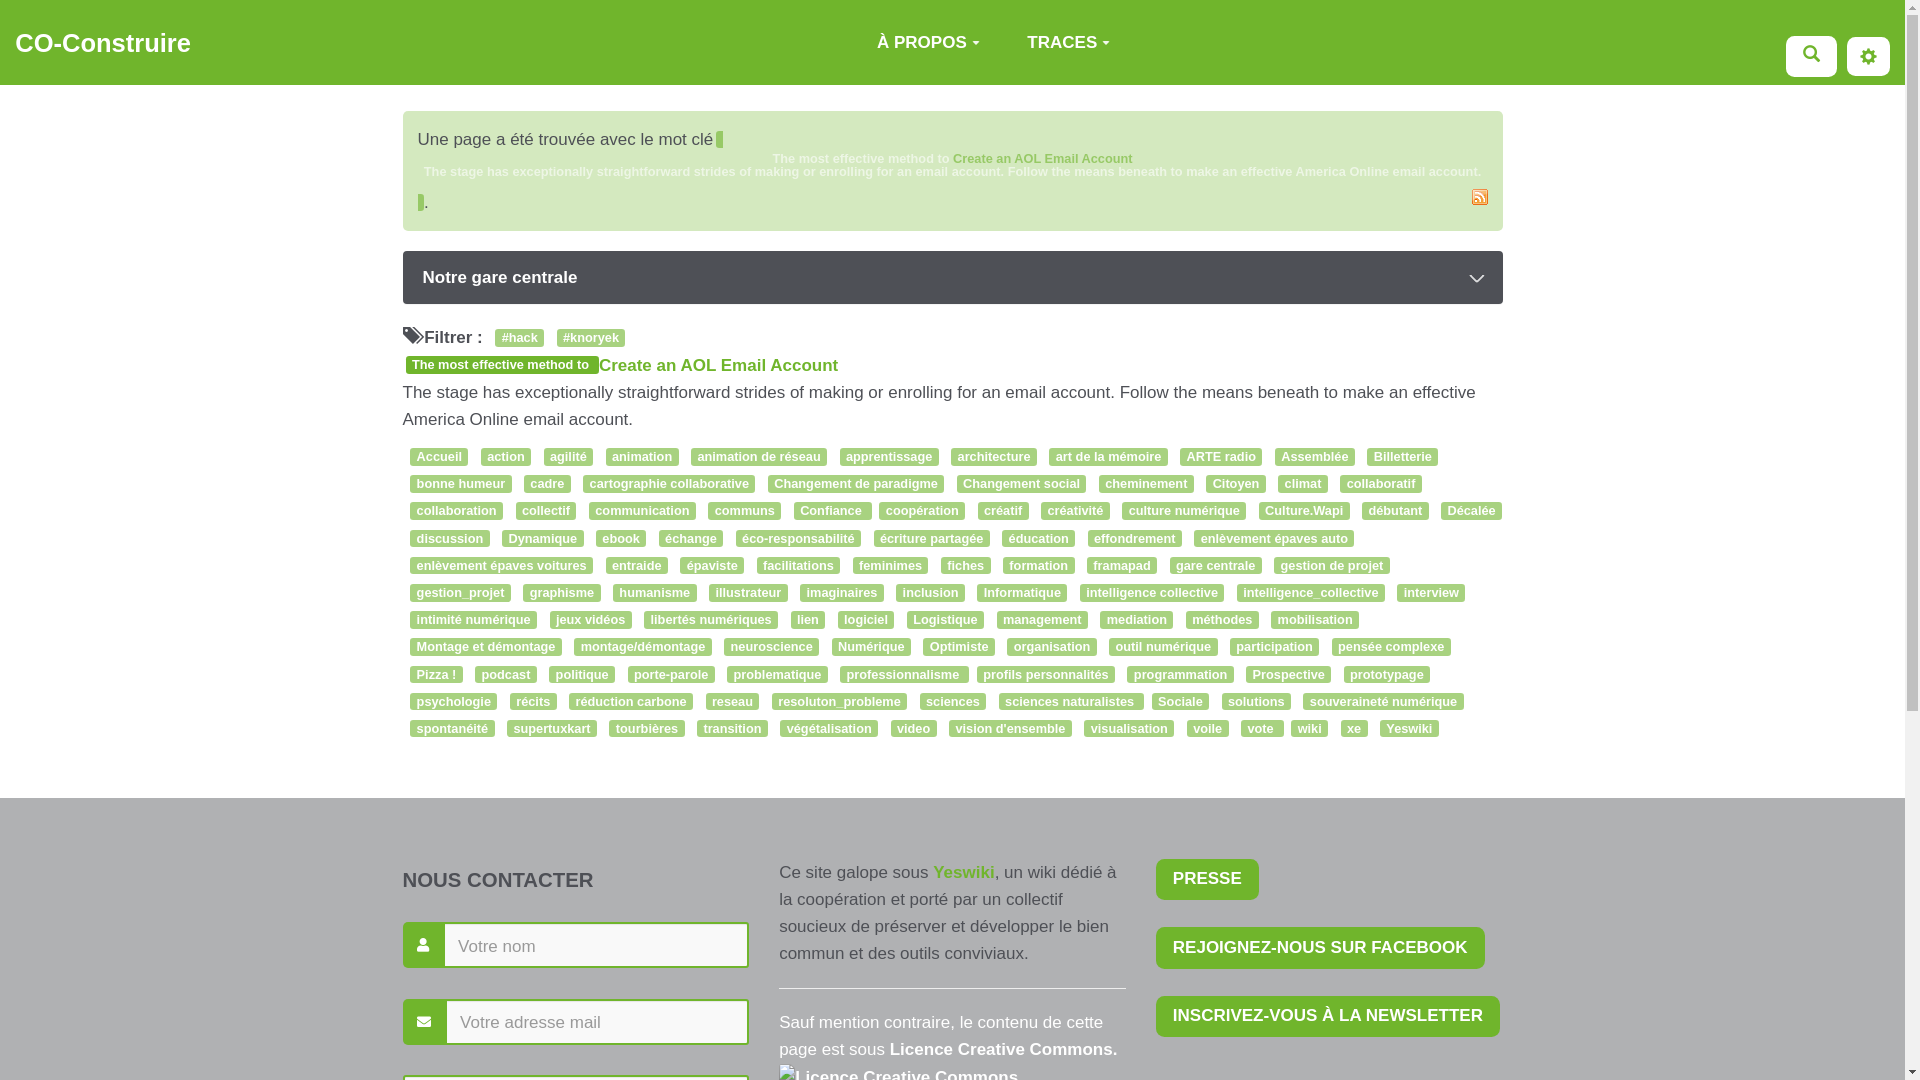  Describe the element at coordinates (855, 483) in the screenshot. I see `'Changement de paradigme'` at that location.